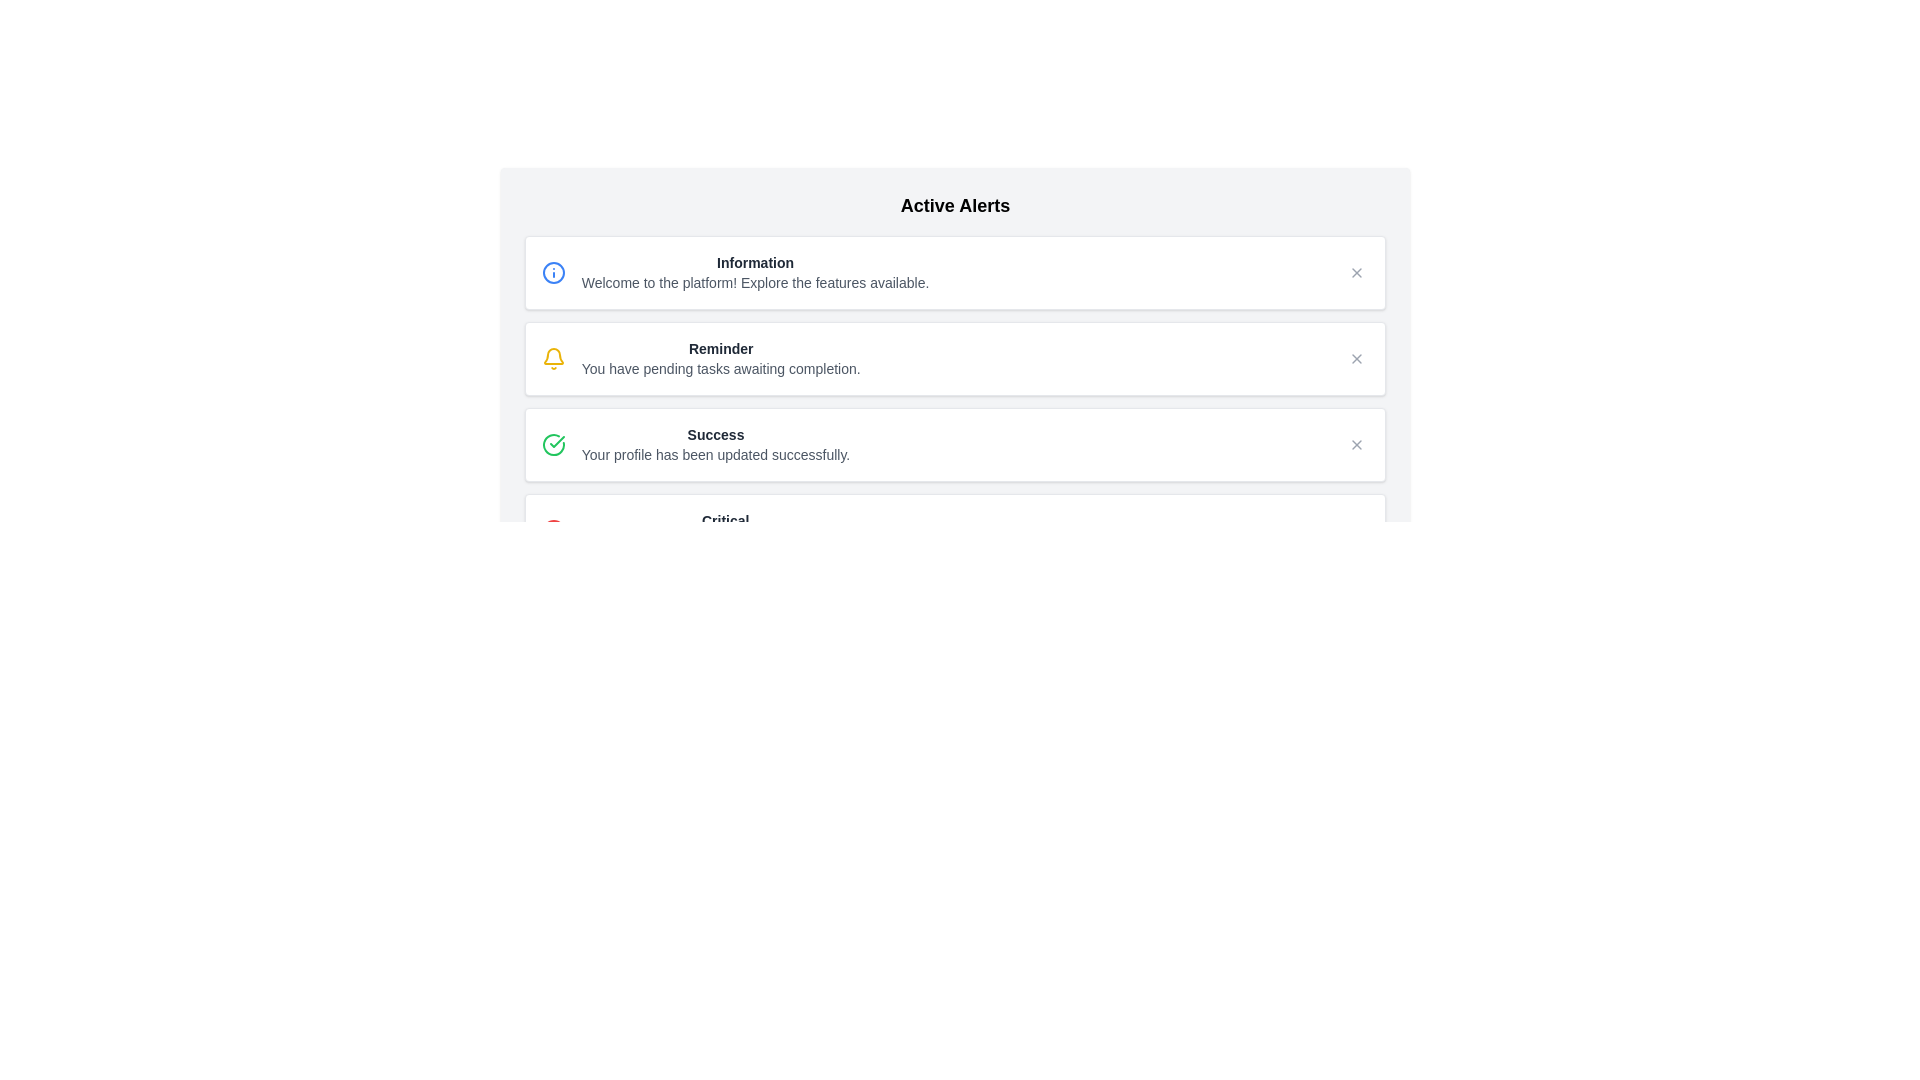 This screenshot has height=1080, width=1920. What do you see at coordinates (1357, 273) in the screenshot?
I see `the dismiss button located at the top-right corner of the 'Information' notification card to change the text color` at bounding box center [1357, 273].